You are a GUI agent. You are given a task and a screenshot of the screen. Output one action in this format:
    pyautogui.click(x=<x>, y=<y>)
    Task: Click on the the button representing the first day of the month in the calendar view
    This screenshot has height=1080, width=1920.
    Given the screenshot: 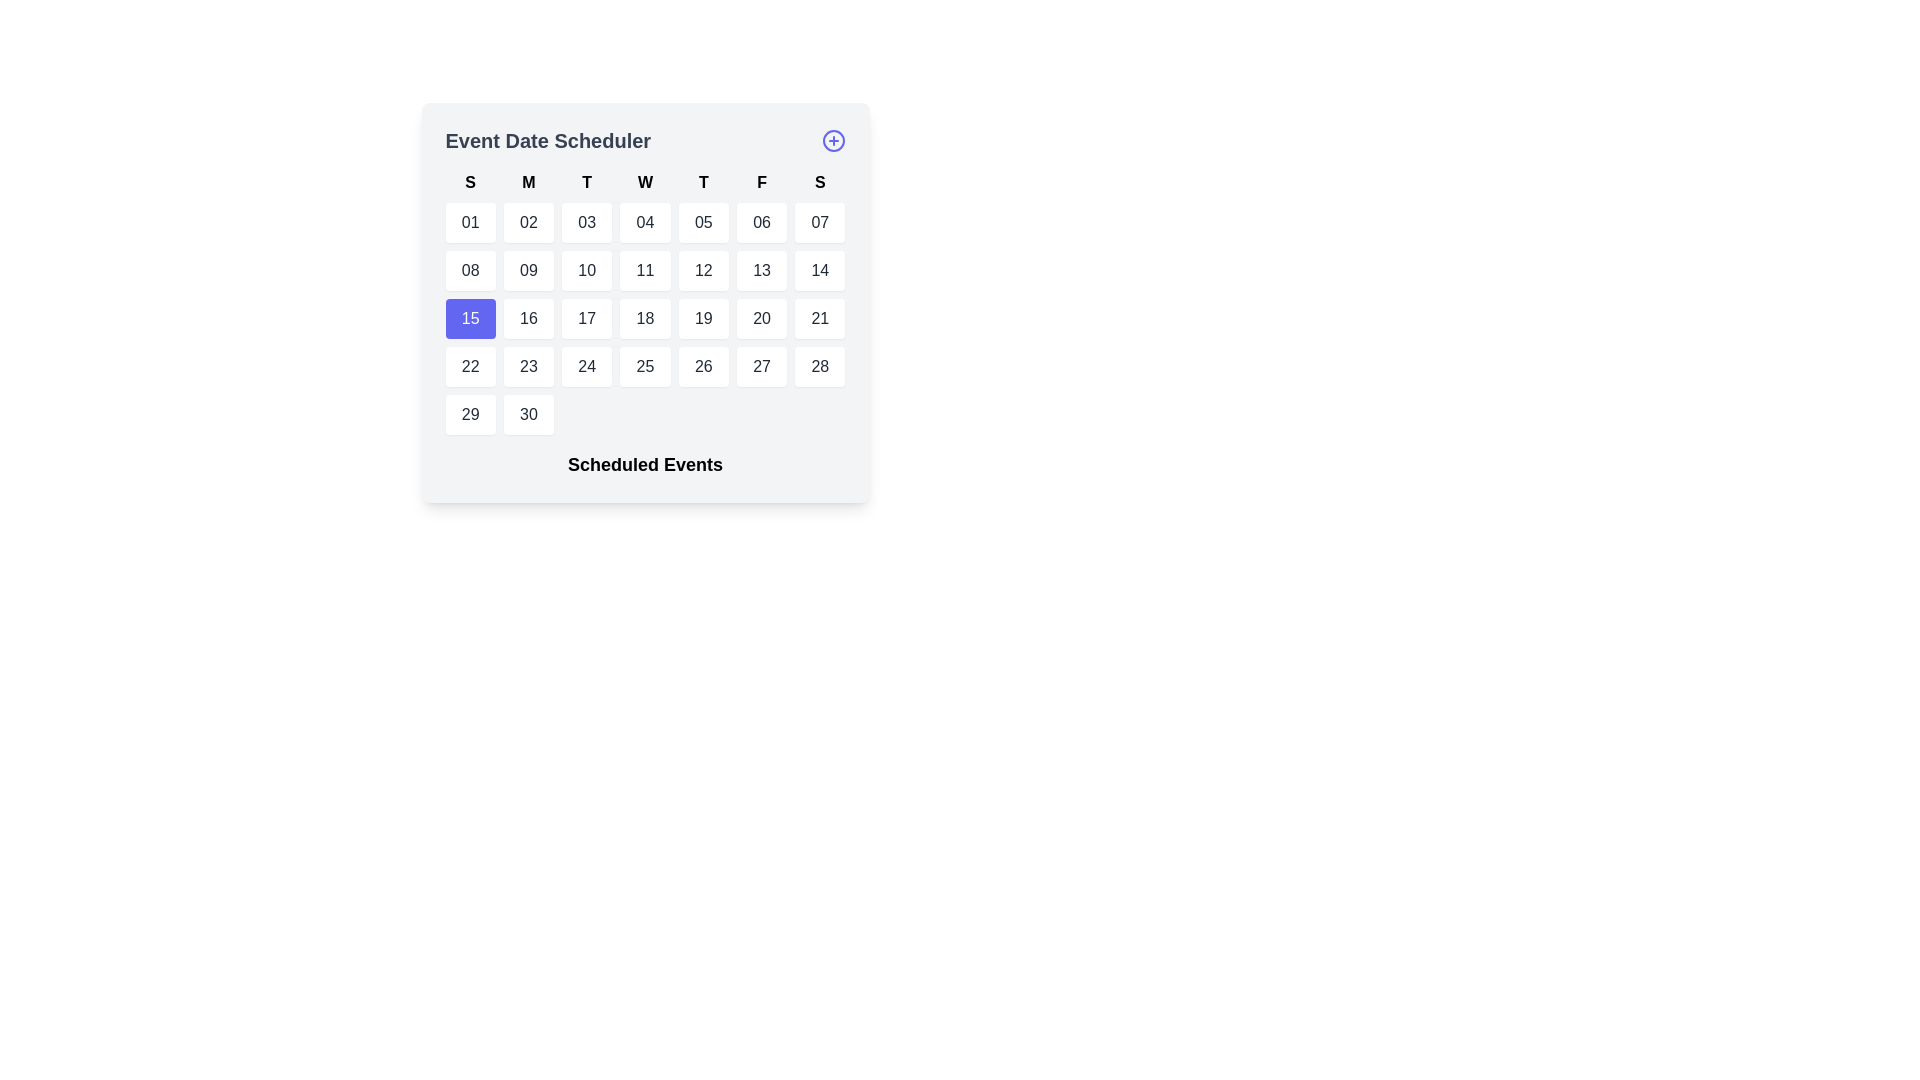 What is the action you would take?
    pyautogui.click(x=469, y=223)
    